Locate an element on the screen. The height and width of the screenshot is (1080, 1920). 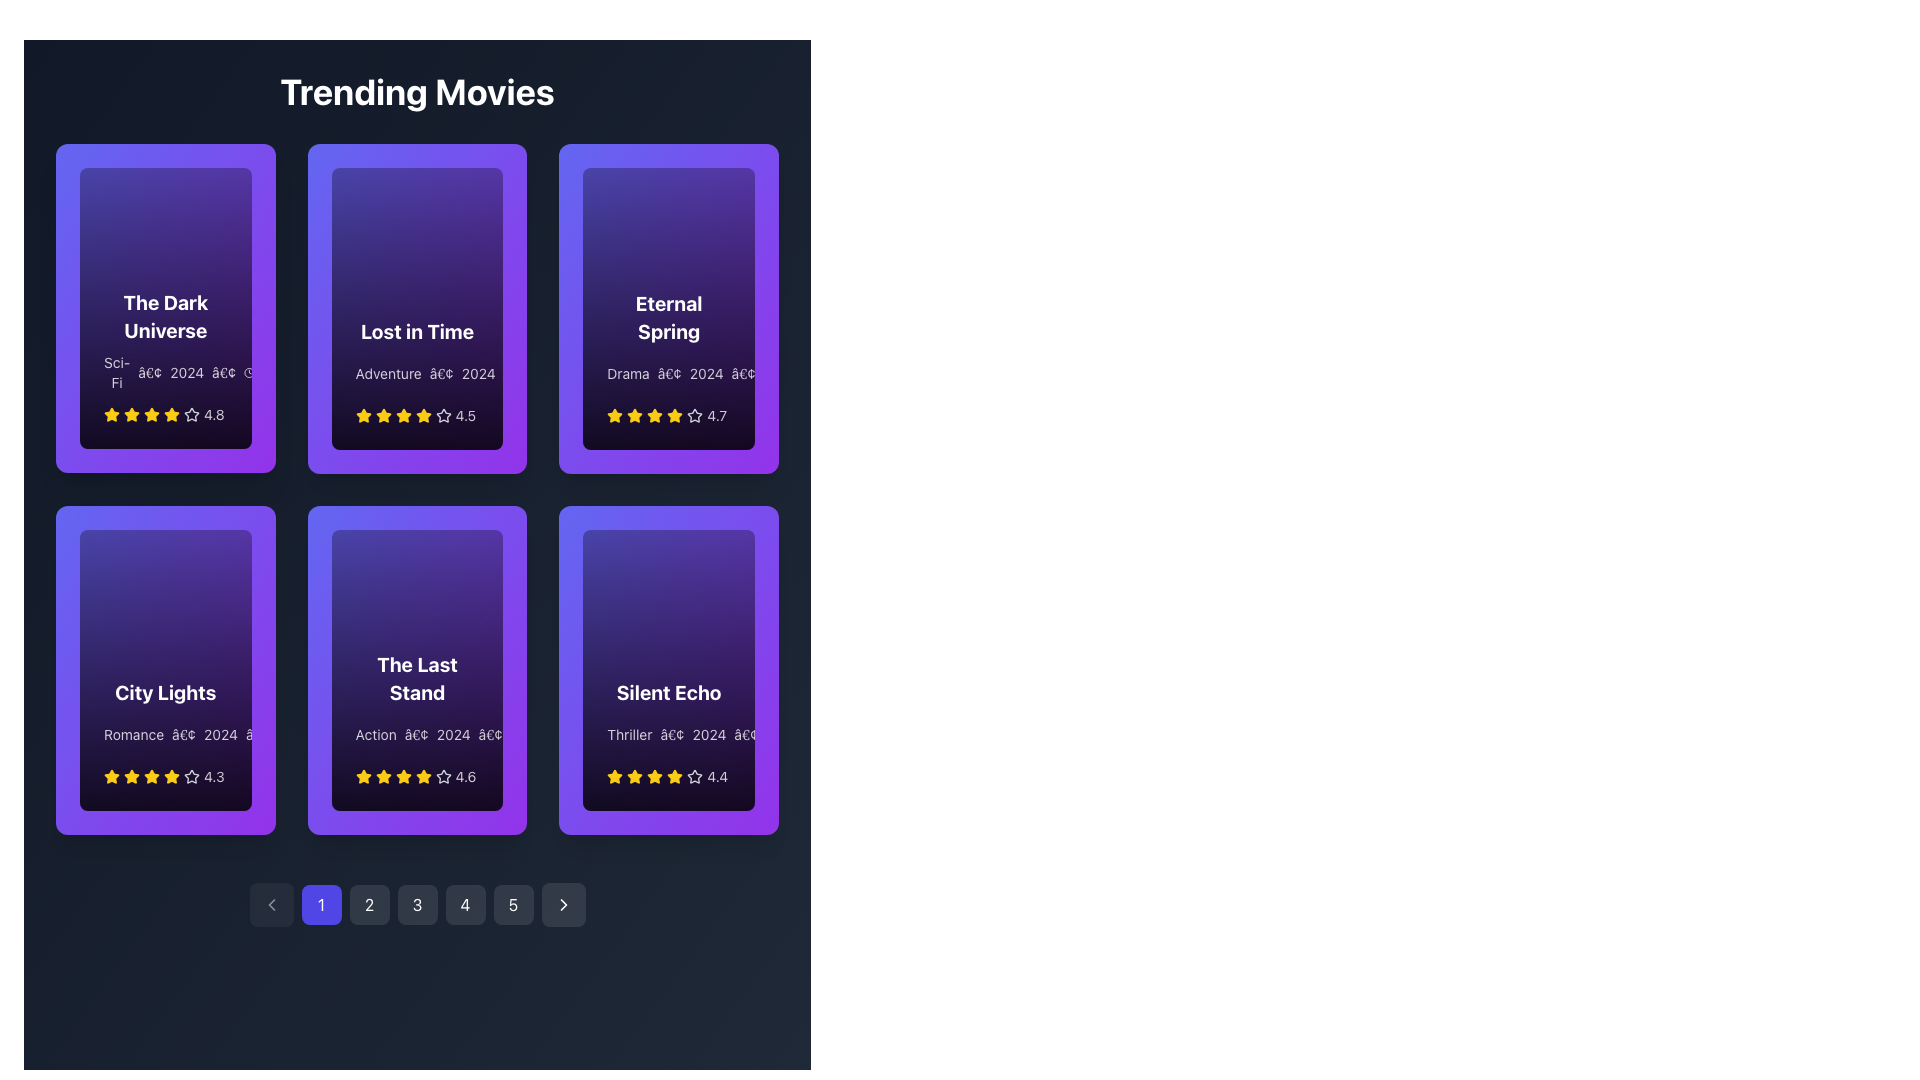
the rightwards arrow icon within the last button of the horizontal pagination control bar is located at coordinates (562, 905).